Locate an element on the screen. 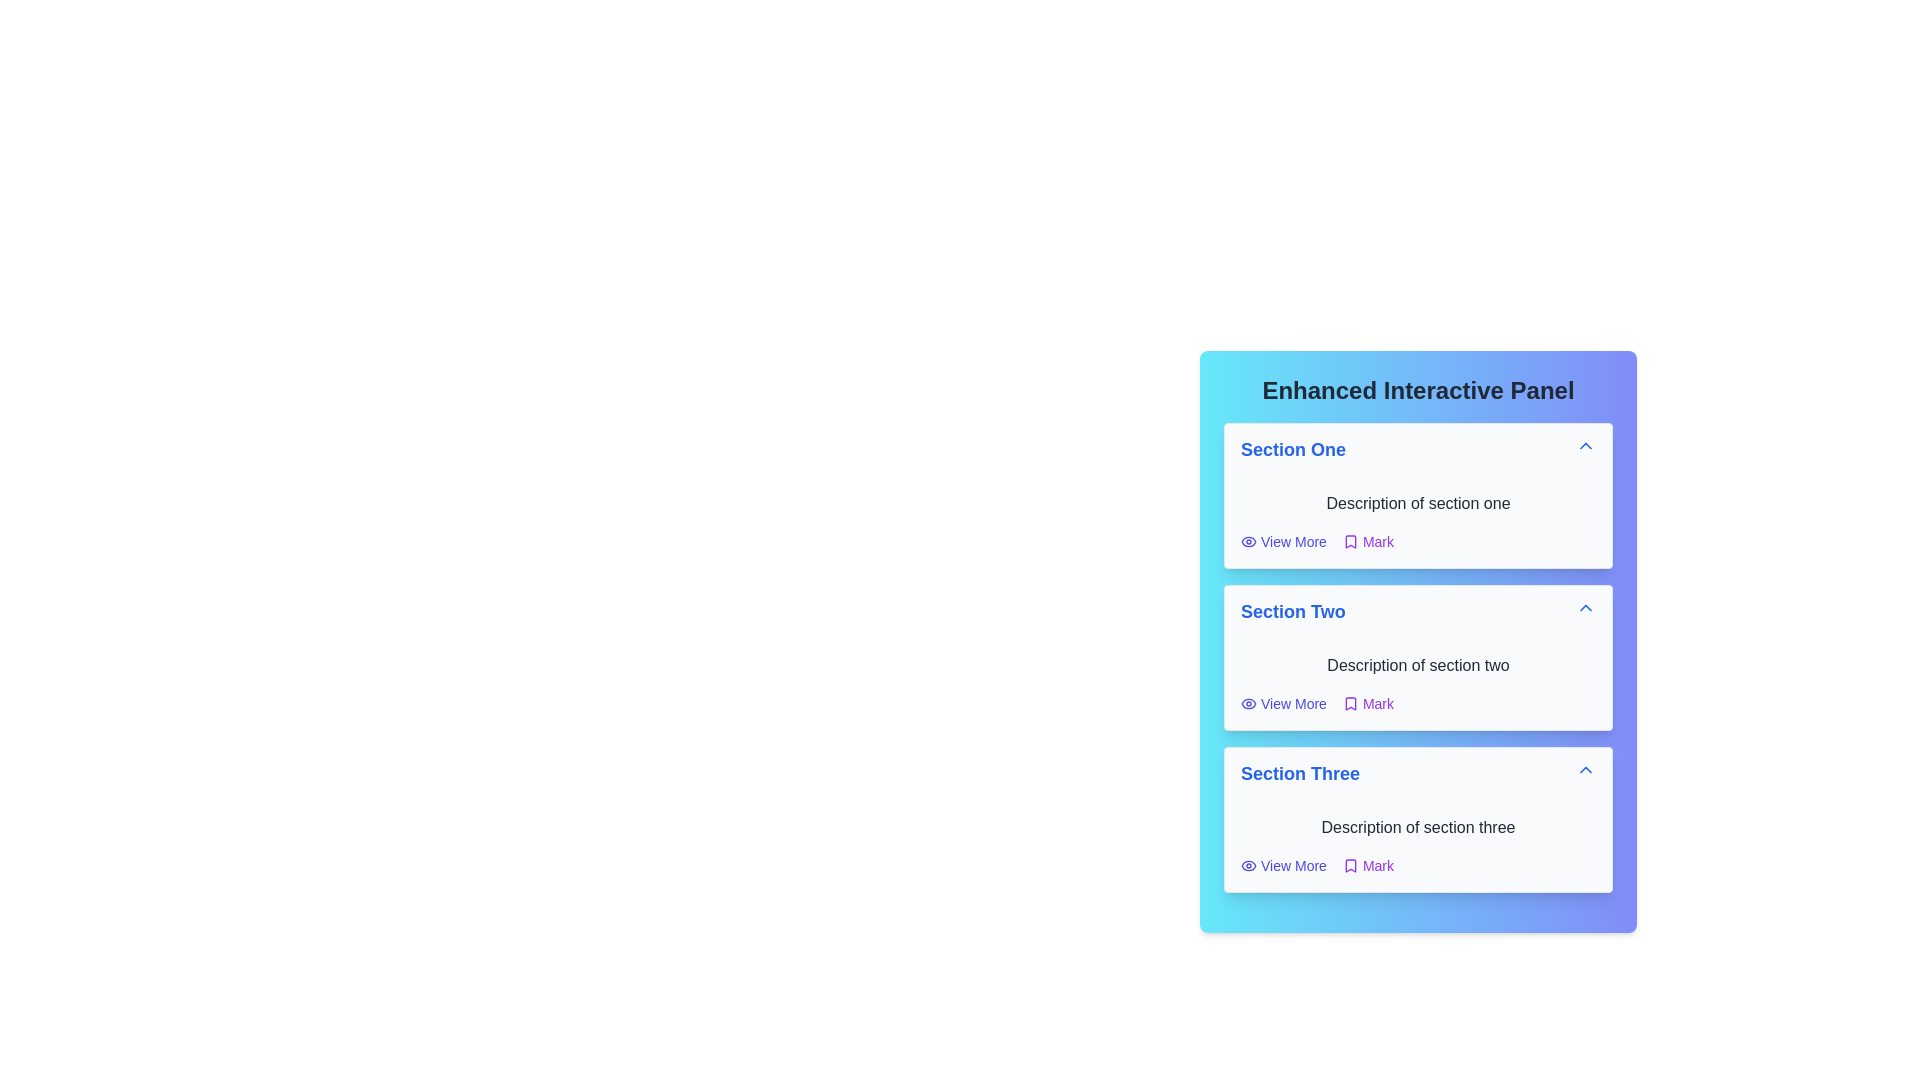  the Chevron icon button located at the far right side of the header of the 'Section Two' panel is located at coordinates (1584, 607).